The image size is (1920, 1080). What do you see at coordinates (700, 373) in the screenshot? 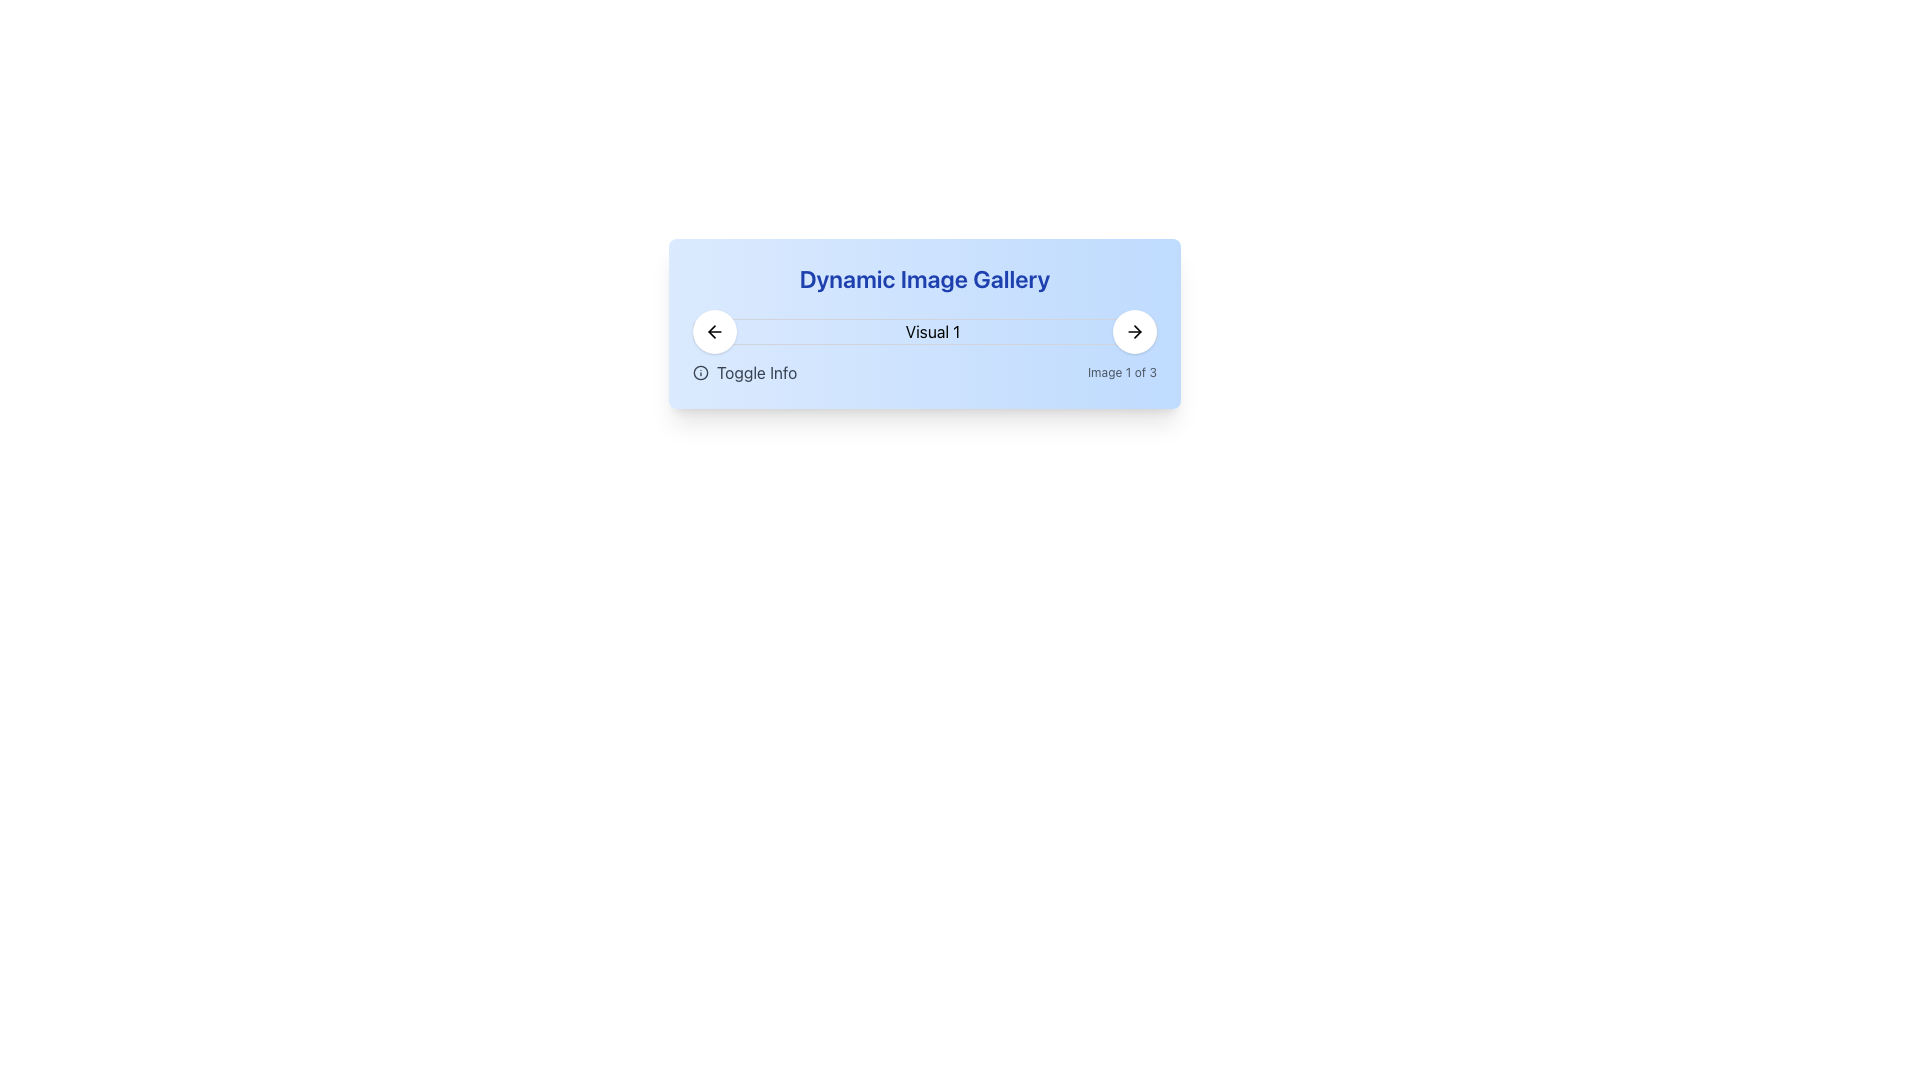
I see `the information SVG icon located to the far left of the 'Toggle Info' text group, positioned near the bottom-left corner of the component area` at bounding box center [700, 373].